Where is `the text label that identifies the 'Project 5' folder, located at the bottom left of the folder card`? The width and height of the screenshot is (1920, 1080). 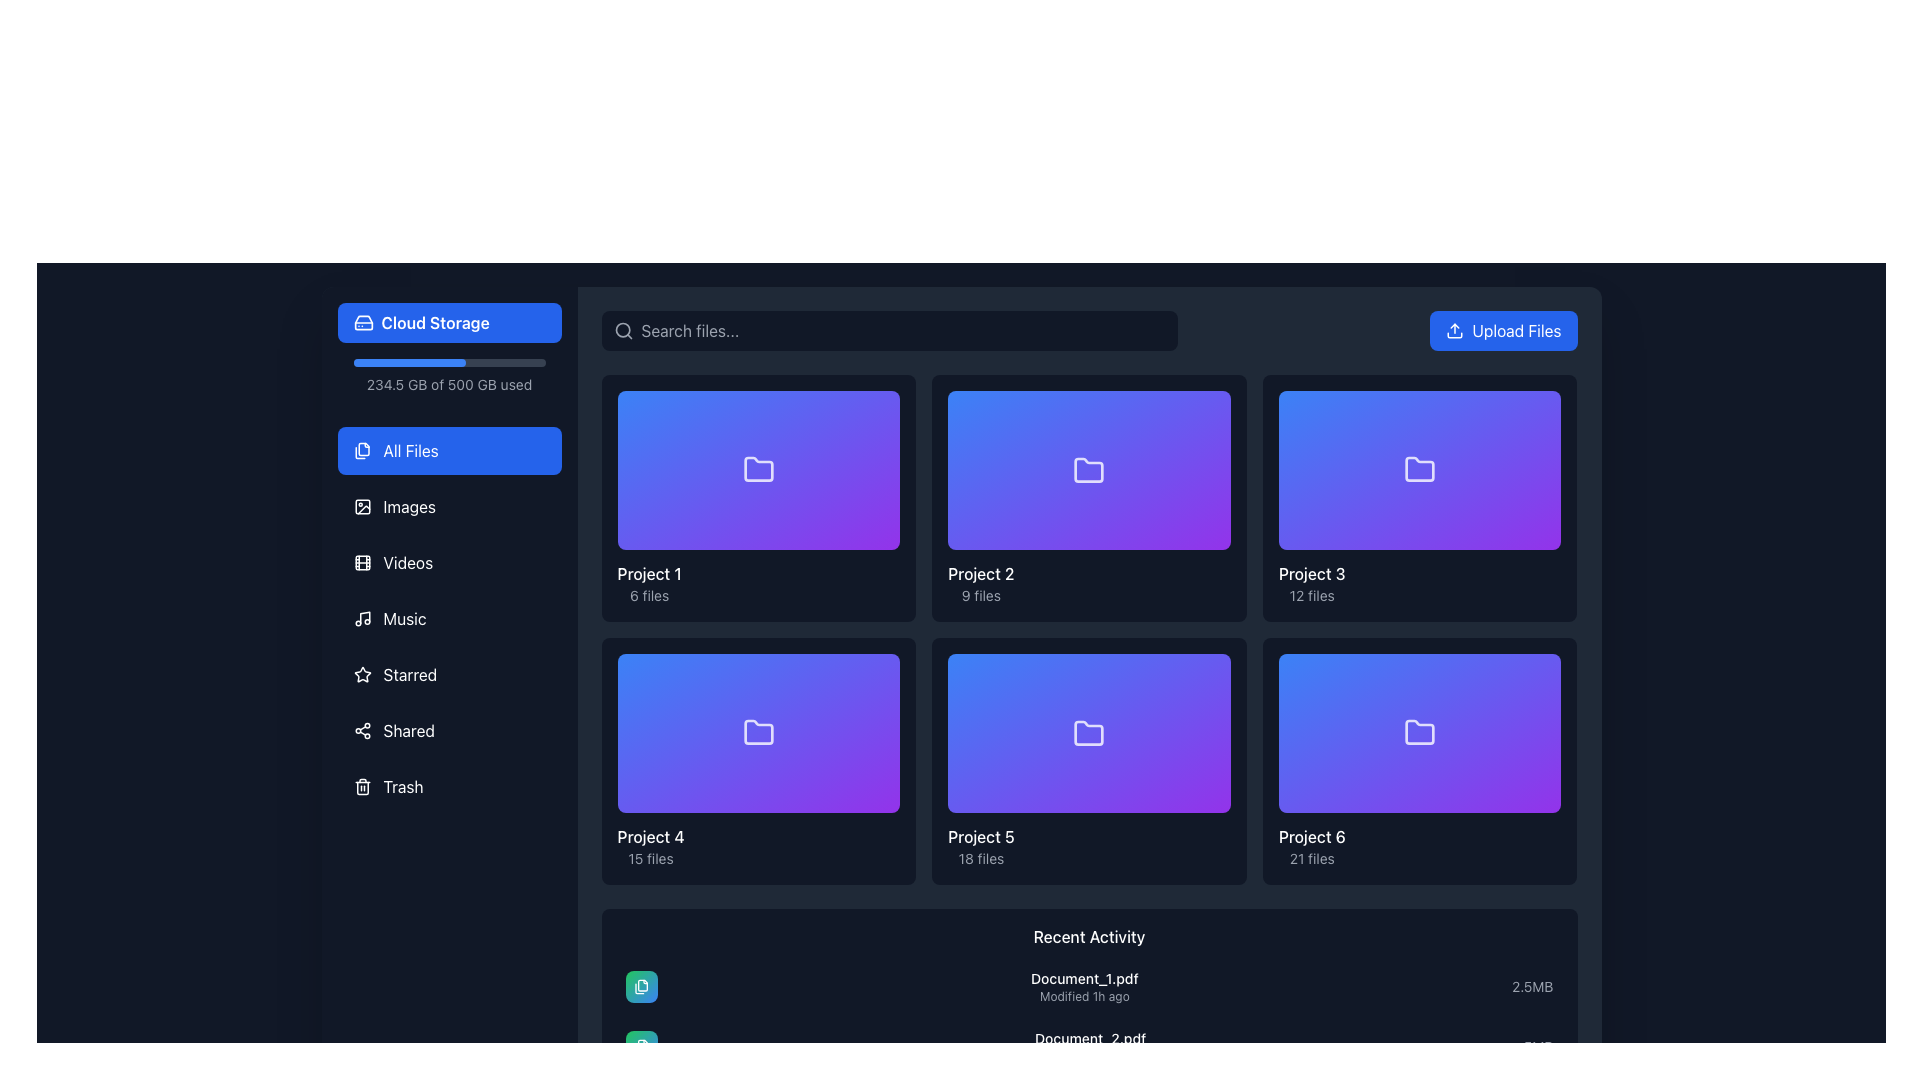 the text label that identifies the 'Project 5' folder, located at the bottom left of the folder card is located at coordinates (981, 837).